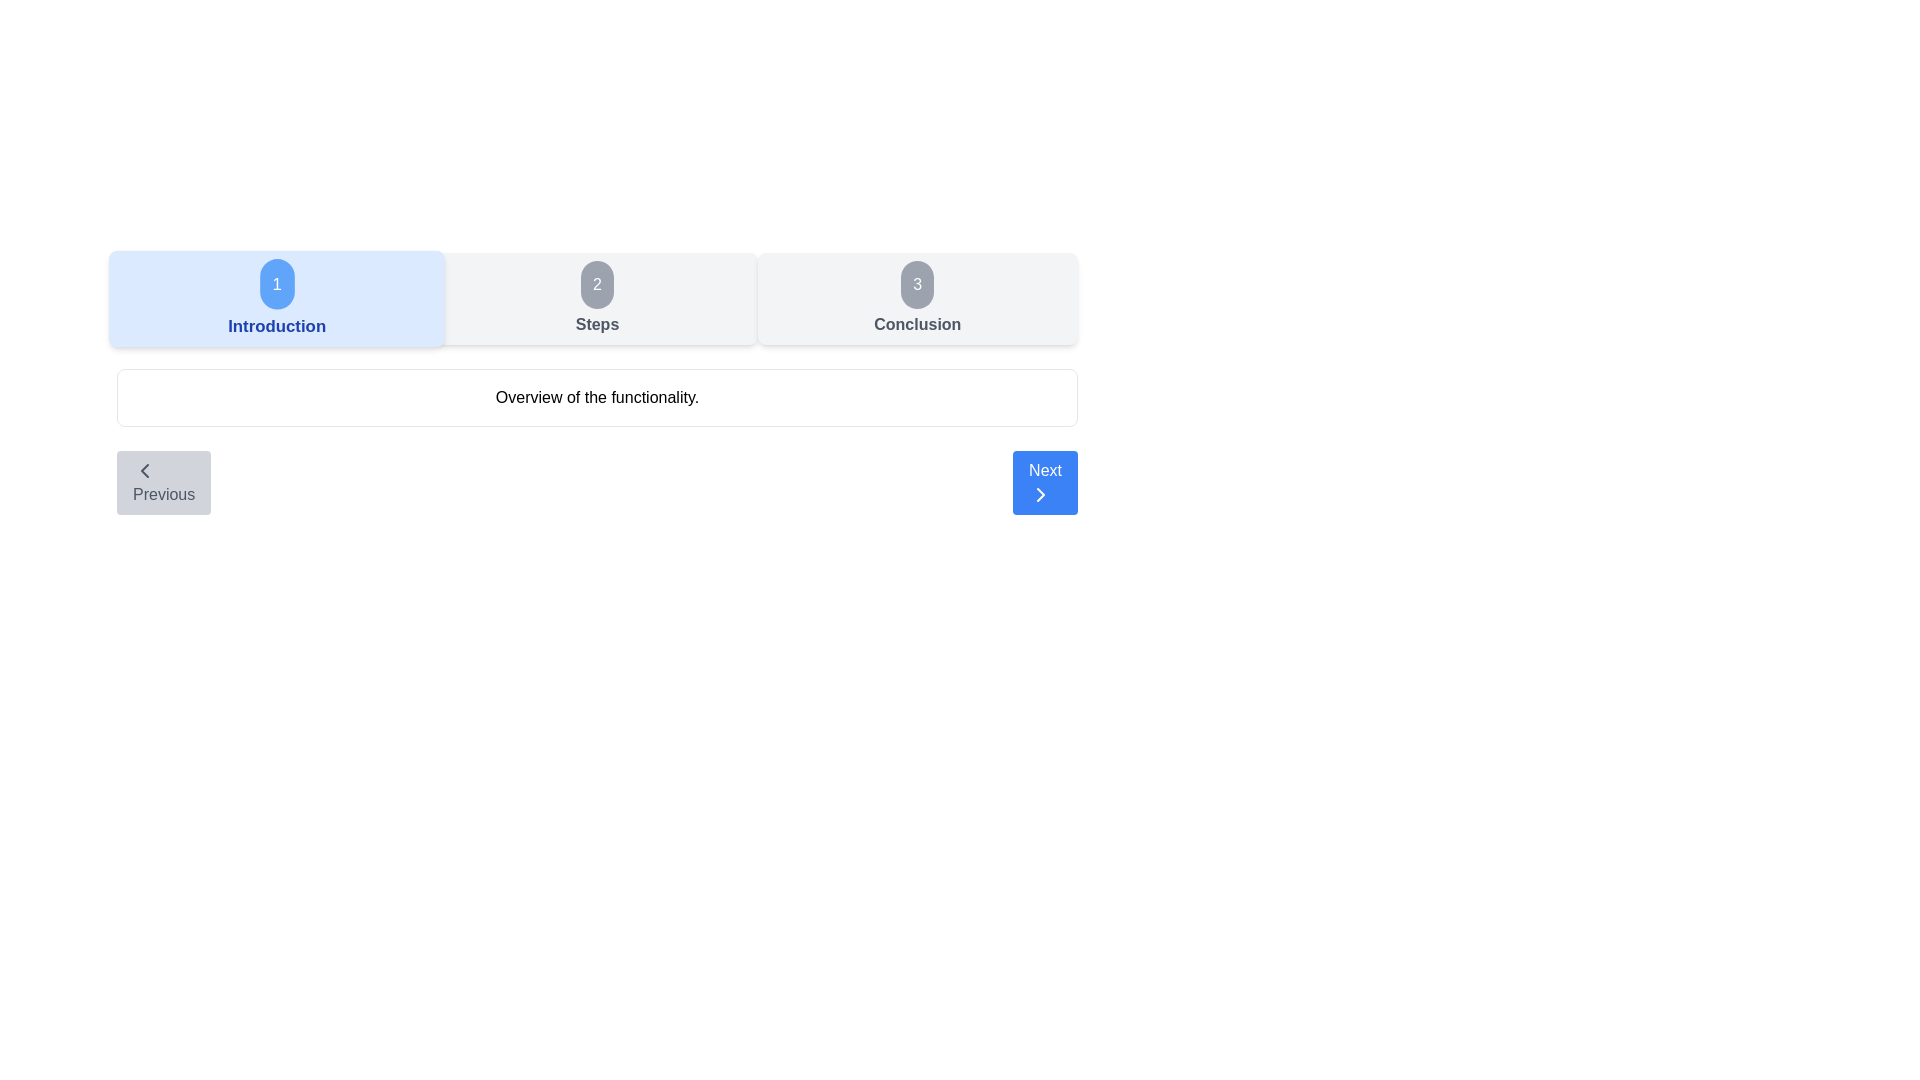  Describe the element at coordinates (1045, 482) in the screenshot. I see `the Next button to navigate between steps` at that location.